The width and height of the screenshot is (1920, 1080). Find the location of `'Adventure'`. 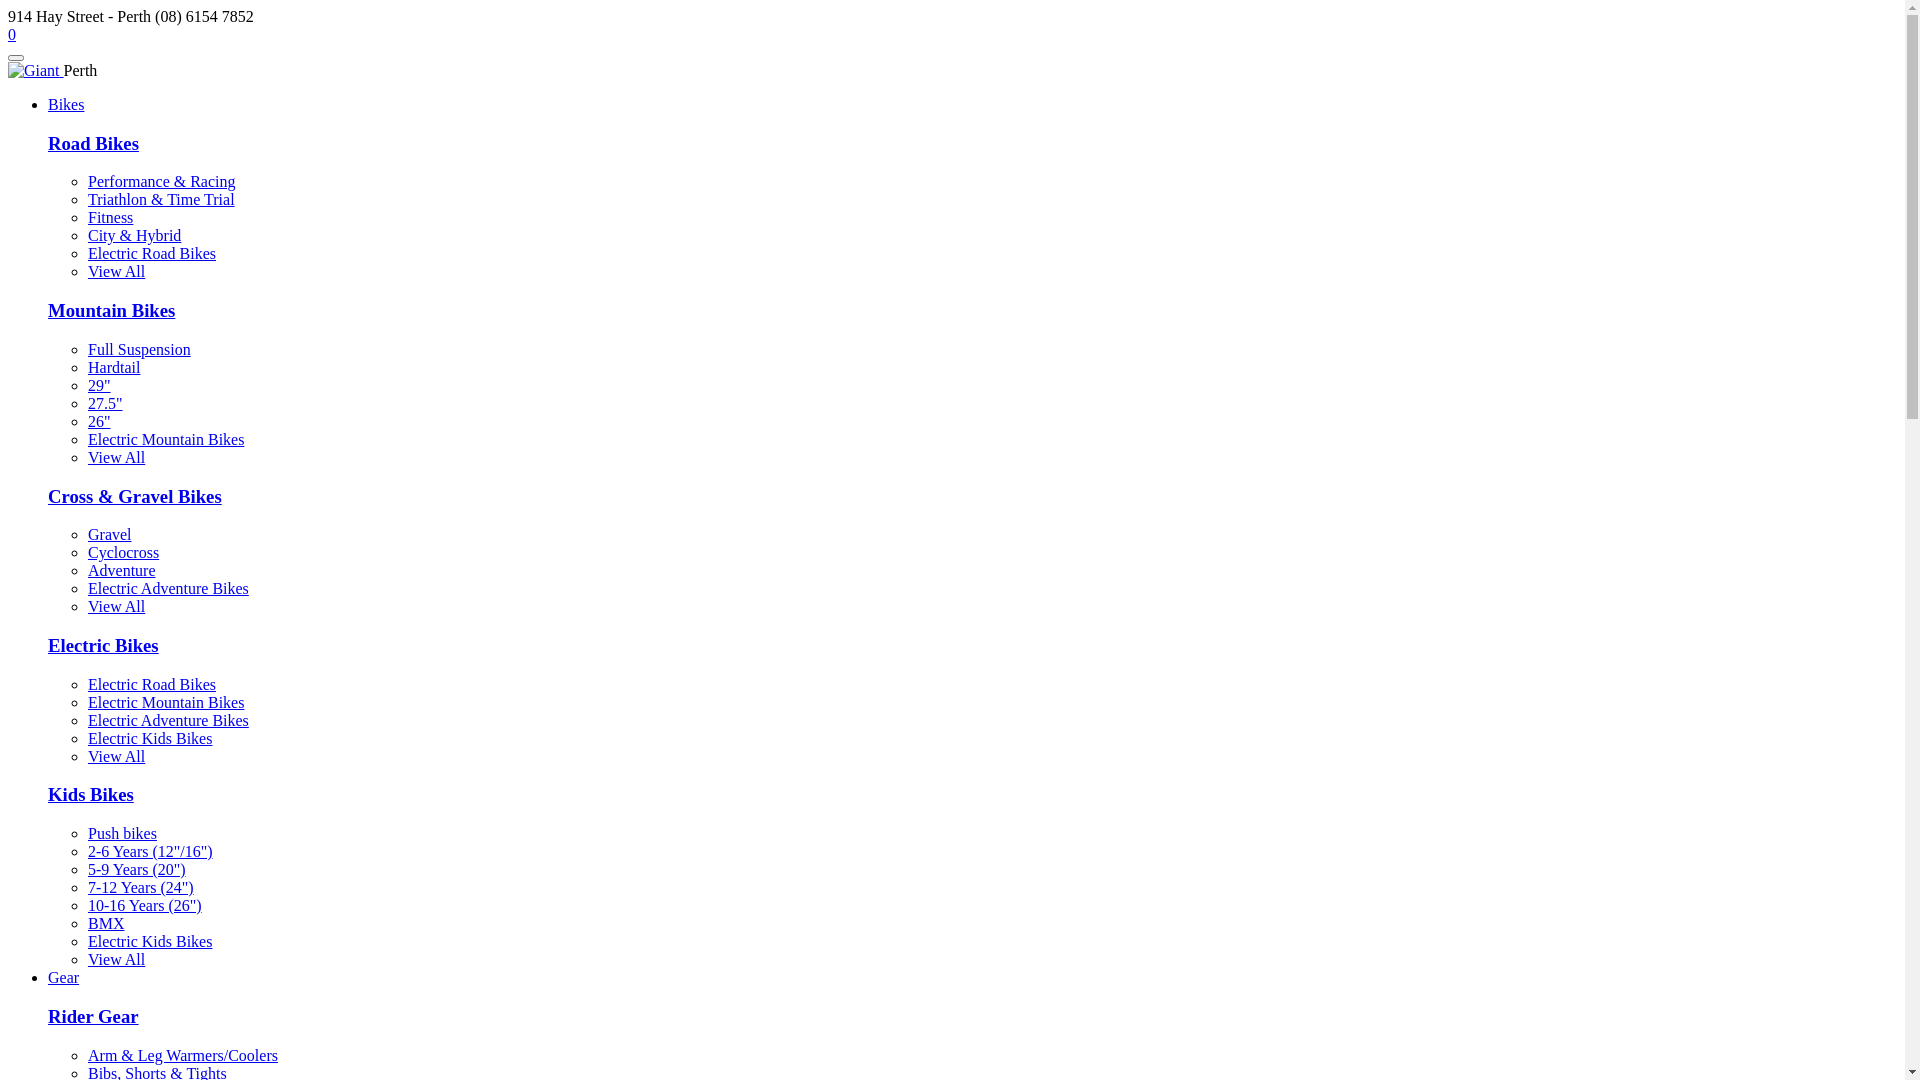

'Adventure' is located at coordinates (120, 570).